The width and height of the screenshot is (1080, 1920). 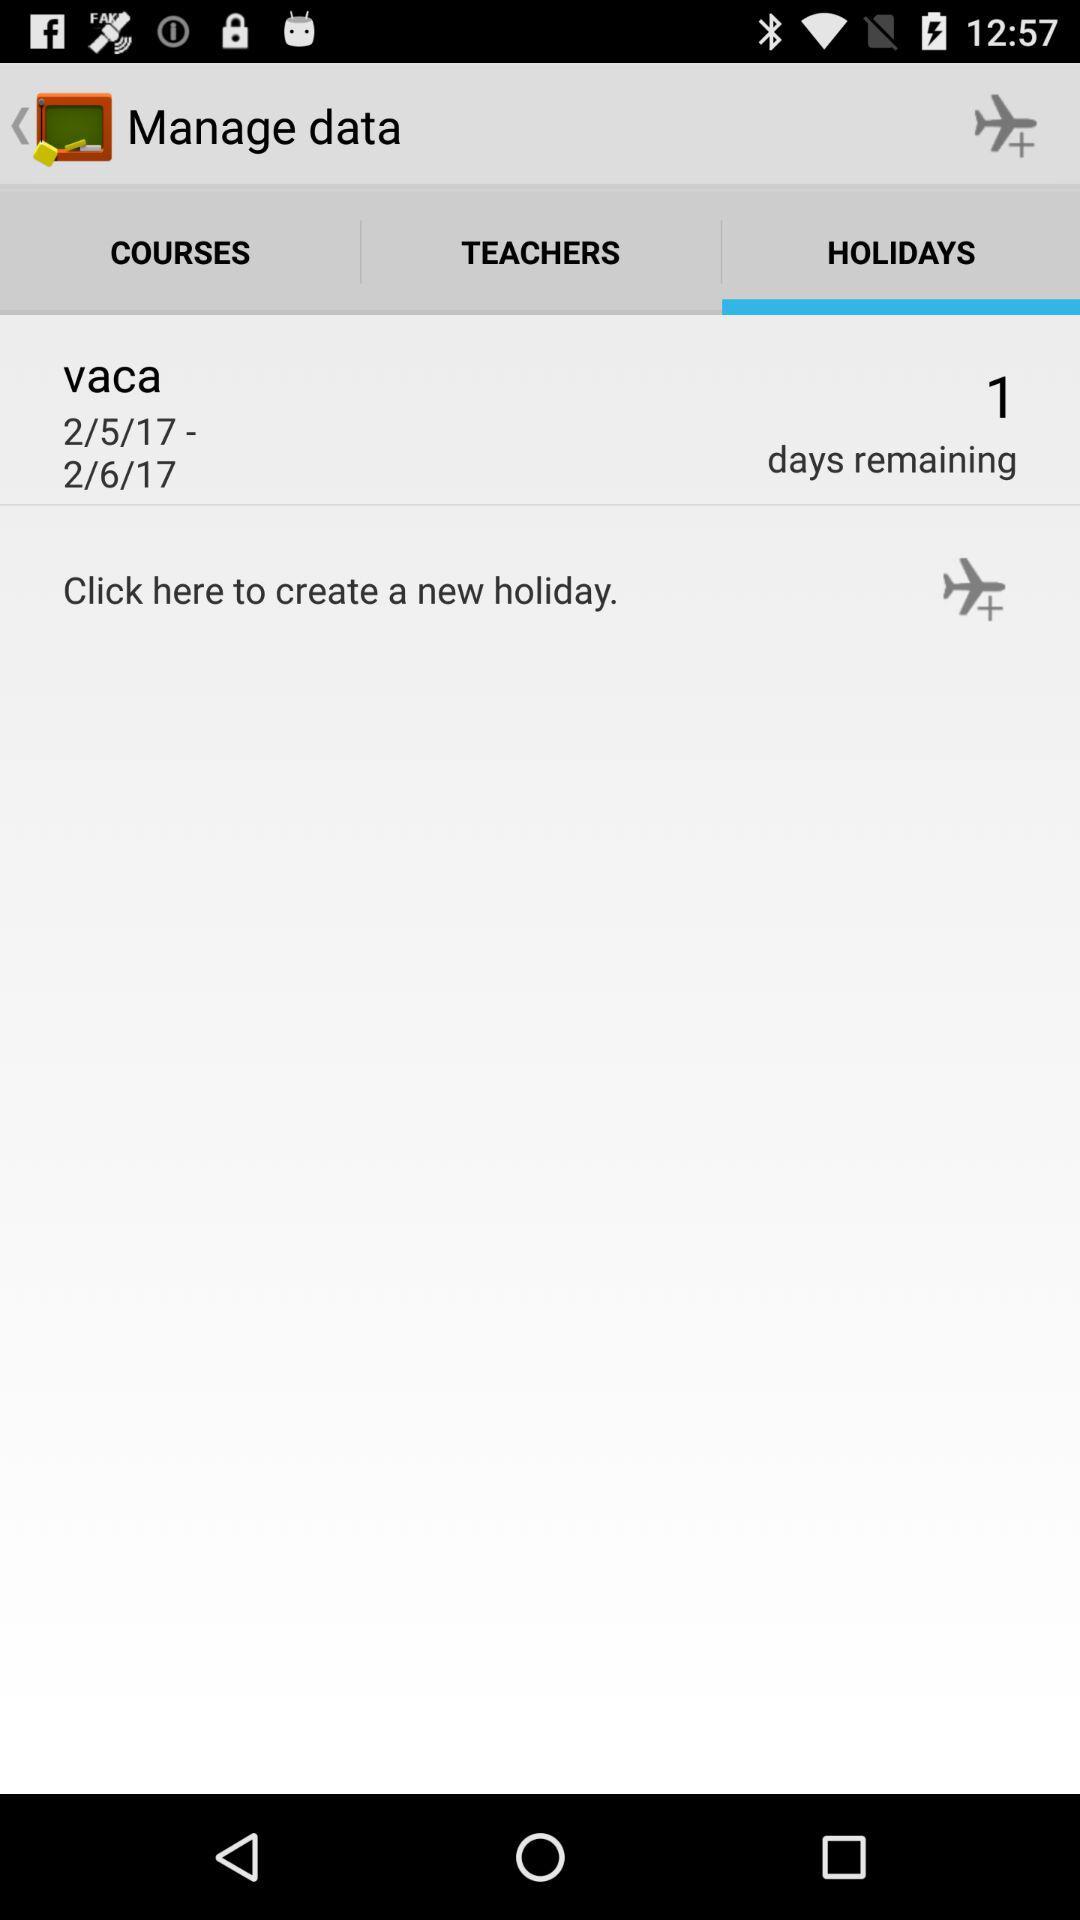 I want to click on the app above holidays, so click(x=1006, y=124).